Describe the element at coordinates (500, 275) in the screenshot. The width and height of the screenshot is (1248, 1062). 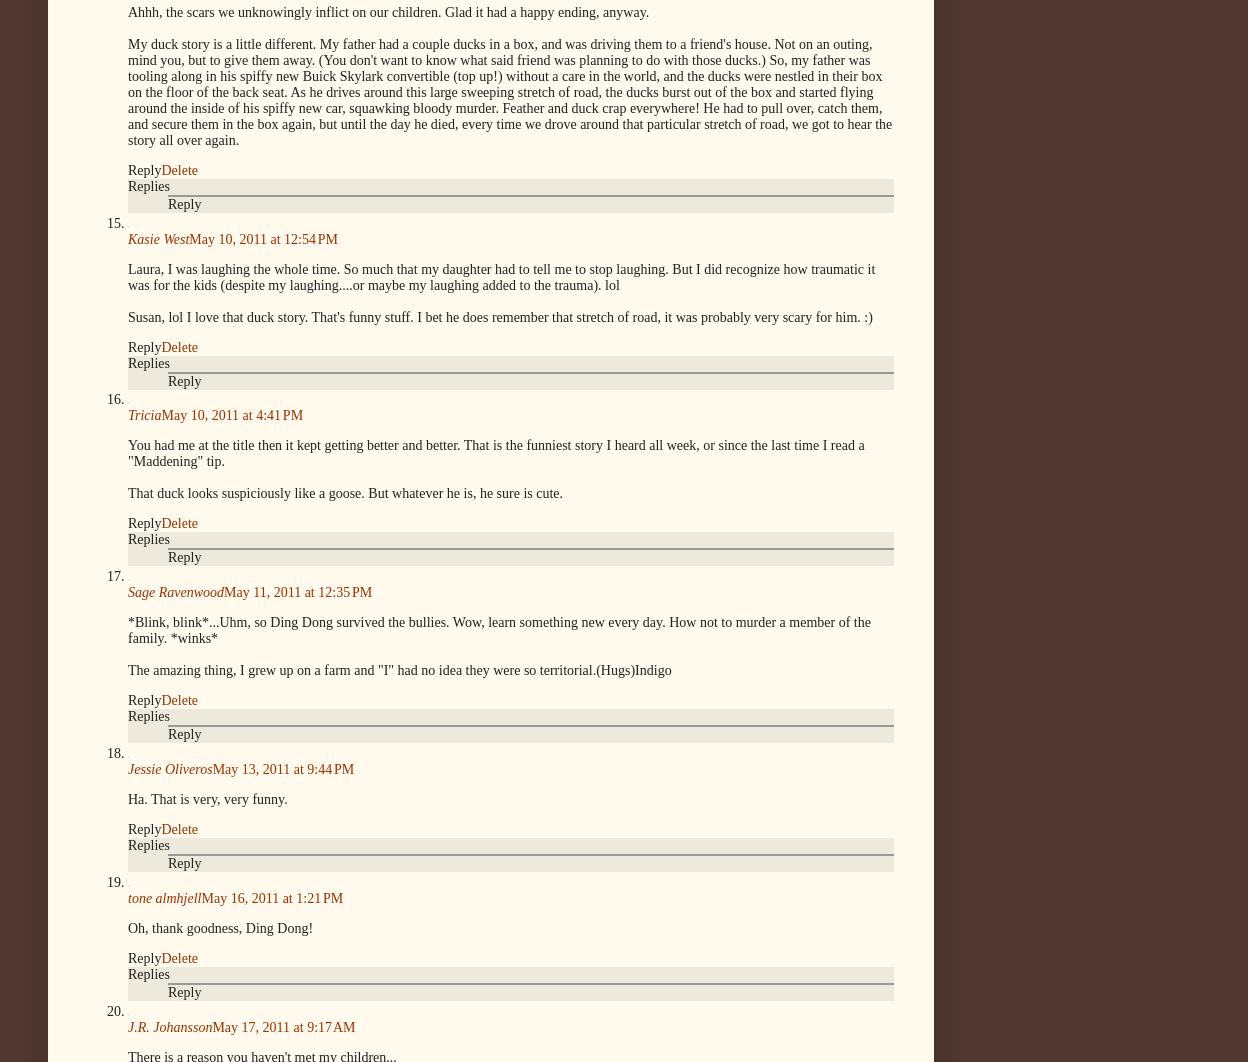
I see `'Laura, I was laughing the whole time. So much that my daughter had to tell me to stop laughing. But I did recognize how traumatic it was for the kids (despite my laughing....or maybe my laughing added to the trauma). lol'` at that location.